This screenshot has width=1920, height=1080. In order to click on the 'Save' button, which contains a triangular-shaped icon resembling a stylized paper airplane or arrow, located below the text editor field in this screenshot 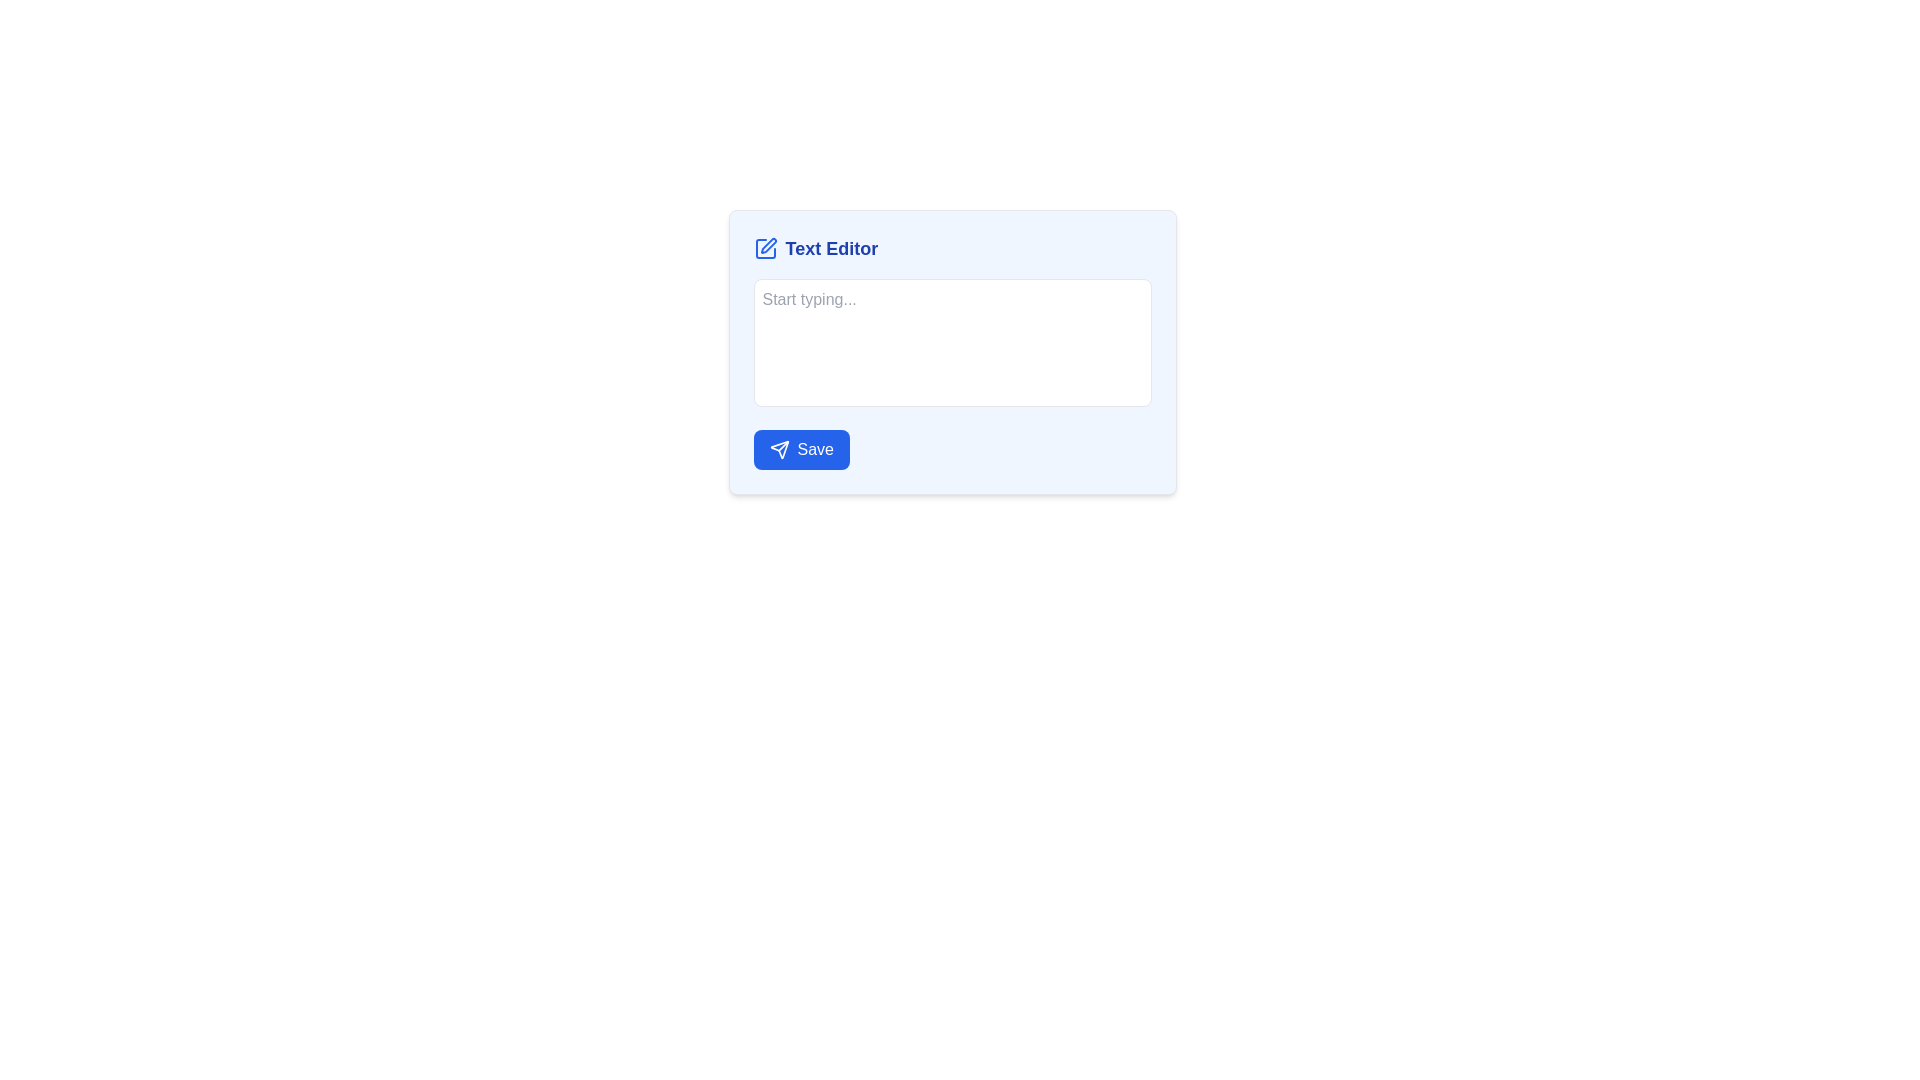, I will do `click(778, 450)`.